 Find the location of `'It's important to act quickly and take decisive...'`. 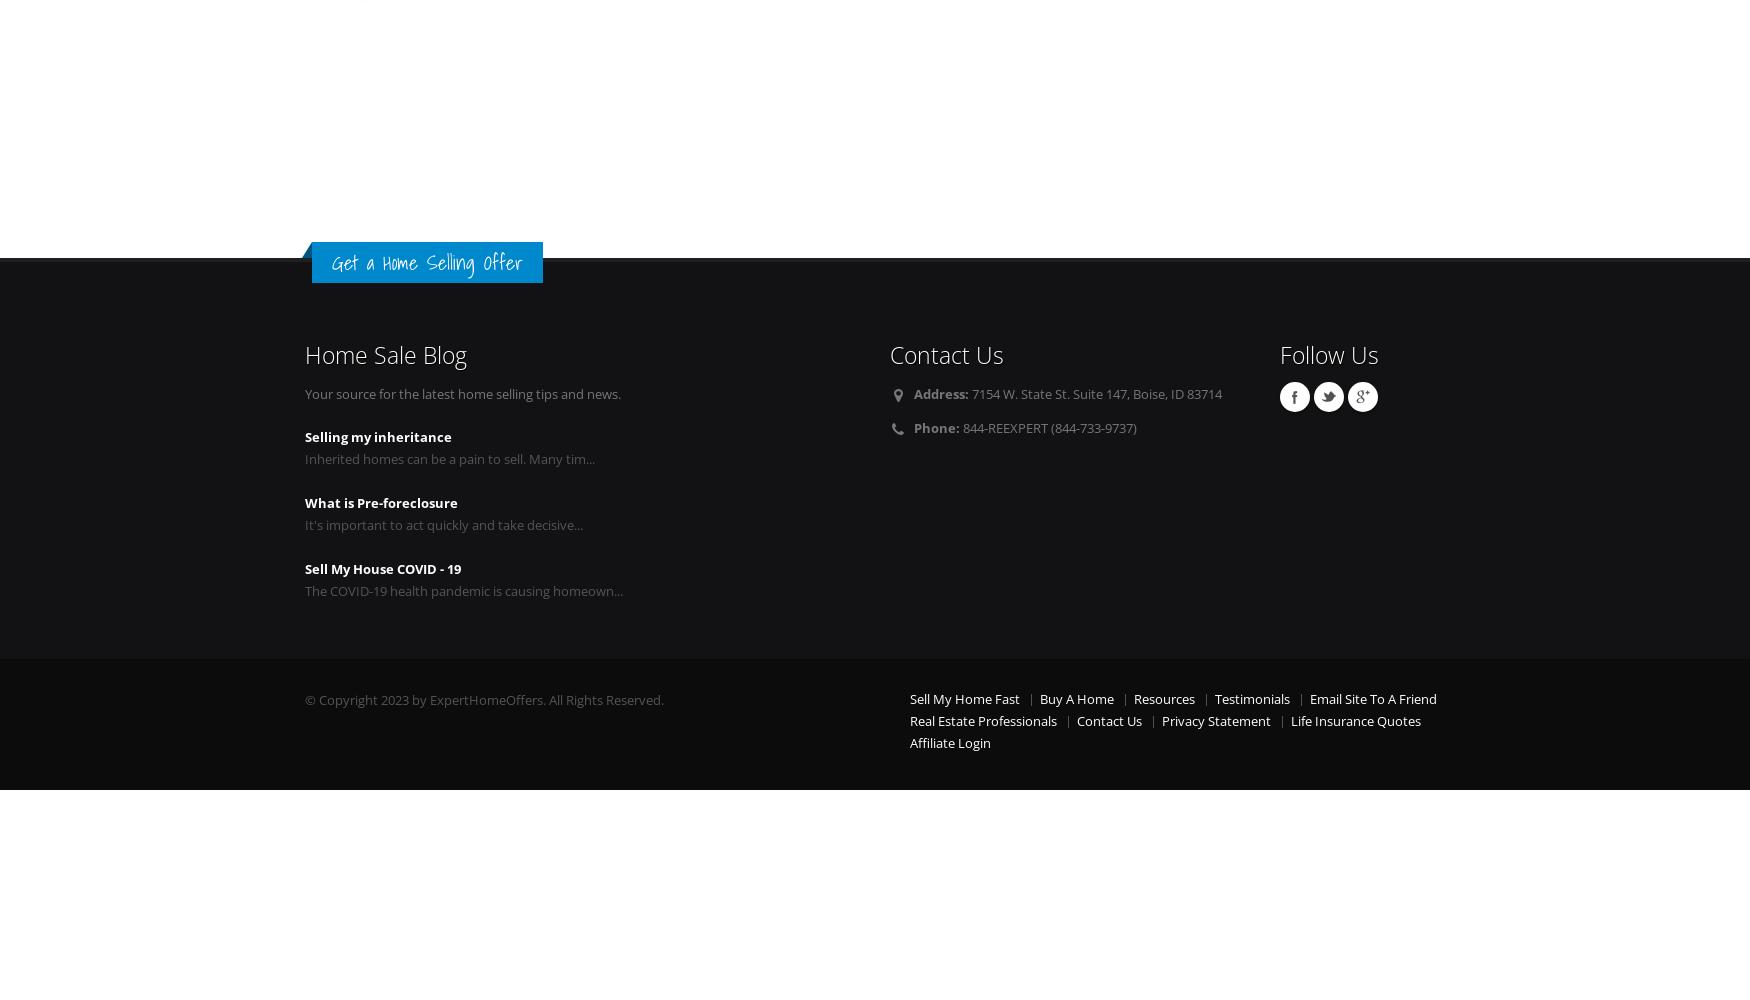

'It's important to act quickly and take decisive...' is located at coordinates (443, 525).